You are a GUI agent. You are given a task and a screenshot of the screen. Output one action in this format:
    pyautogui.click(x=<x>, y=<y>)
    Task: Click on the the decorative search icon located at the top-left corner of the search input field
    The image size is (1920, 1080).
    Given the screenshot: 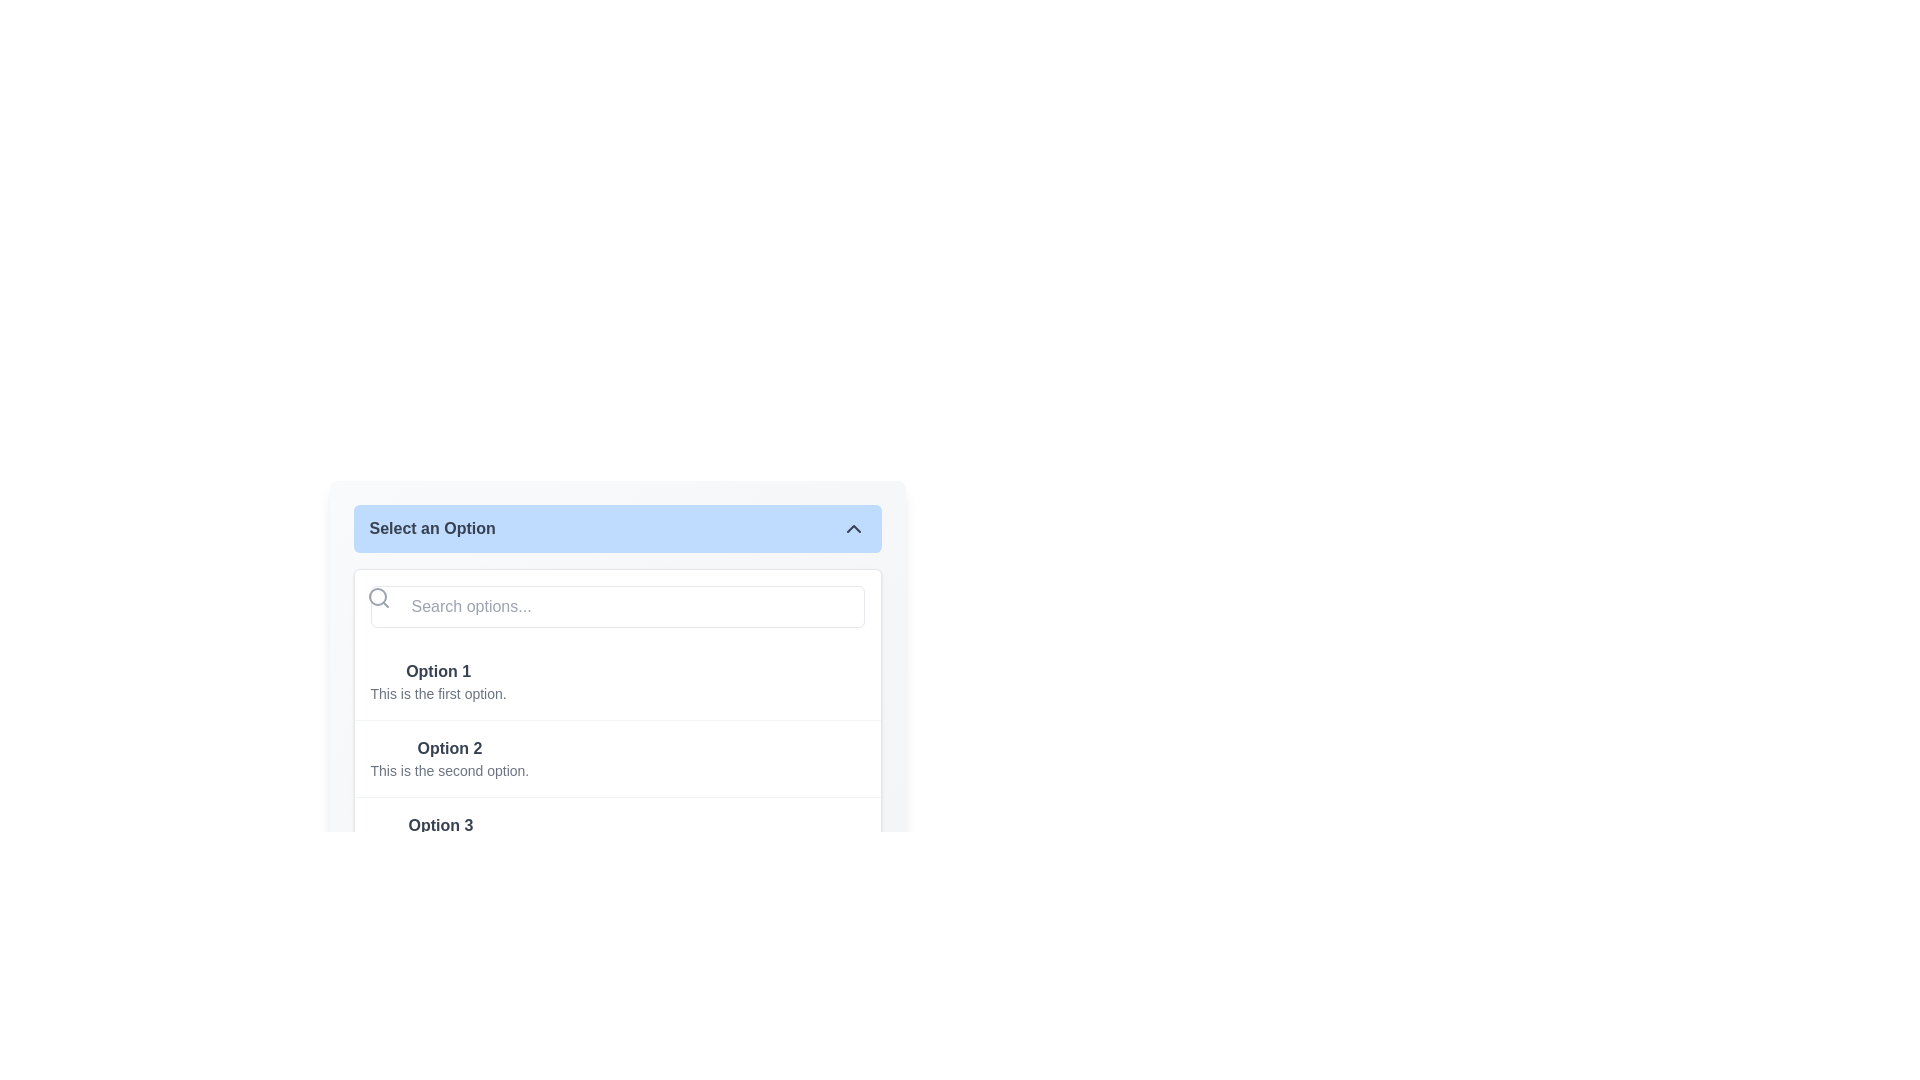 What is the action you would take?
    pyautogui.click(x=378, y=596)
    